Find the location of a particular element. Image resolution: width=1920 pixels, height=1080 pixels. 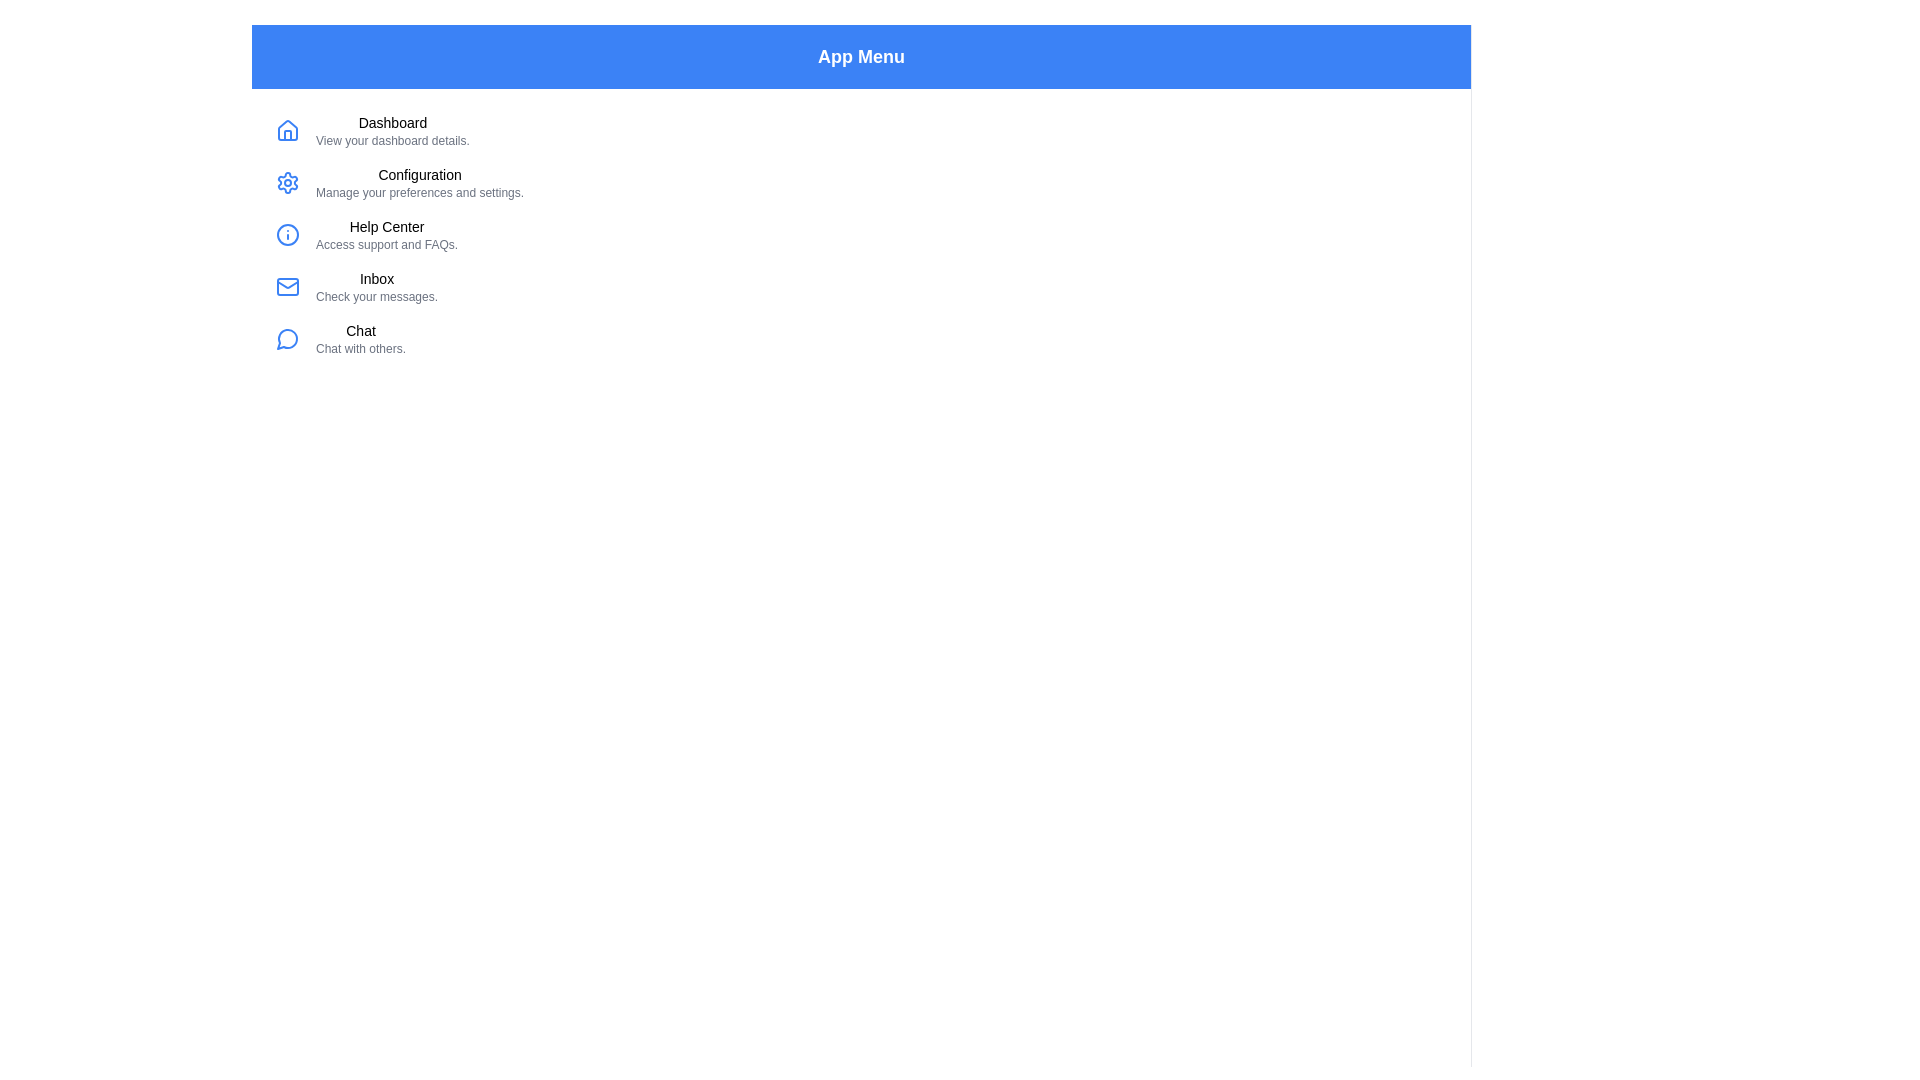

the informational text element located below the 'Dashboard' text in the vertical navigation menu is located at coordinates (393, 140).